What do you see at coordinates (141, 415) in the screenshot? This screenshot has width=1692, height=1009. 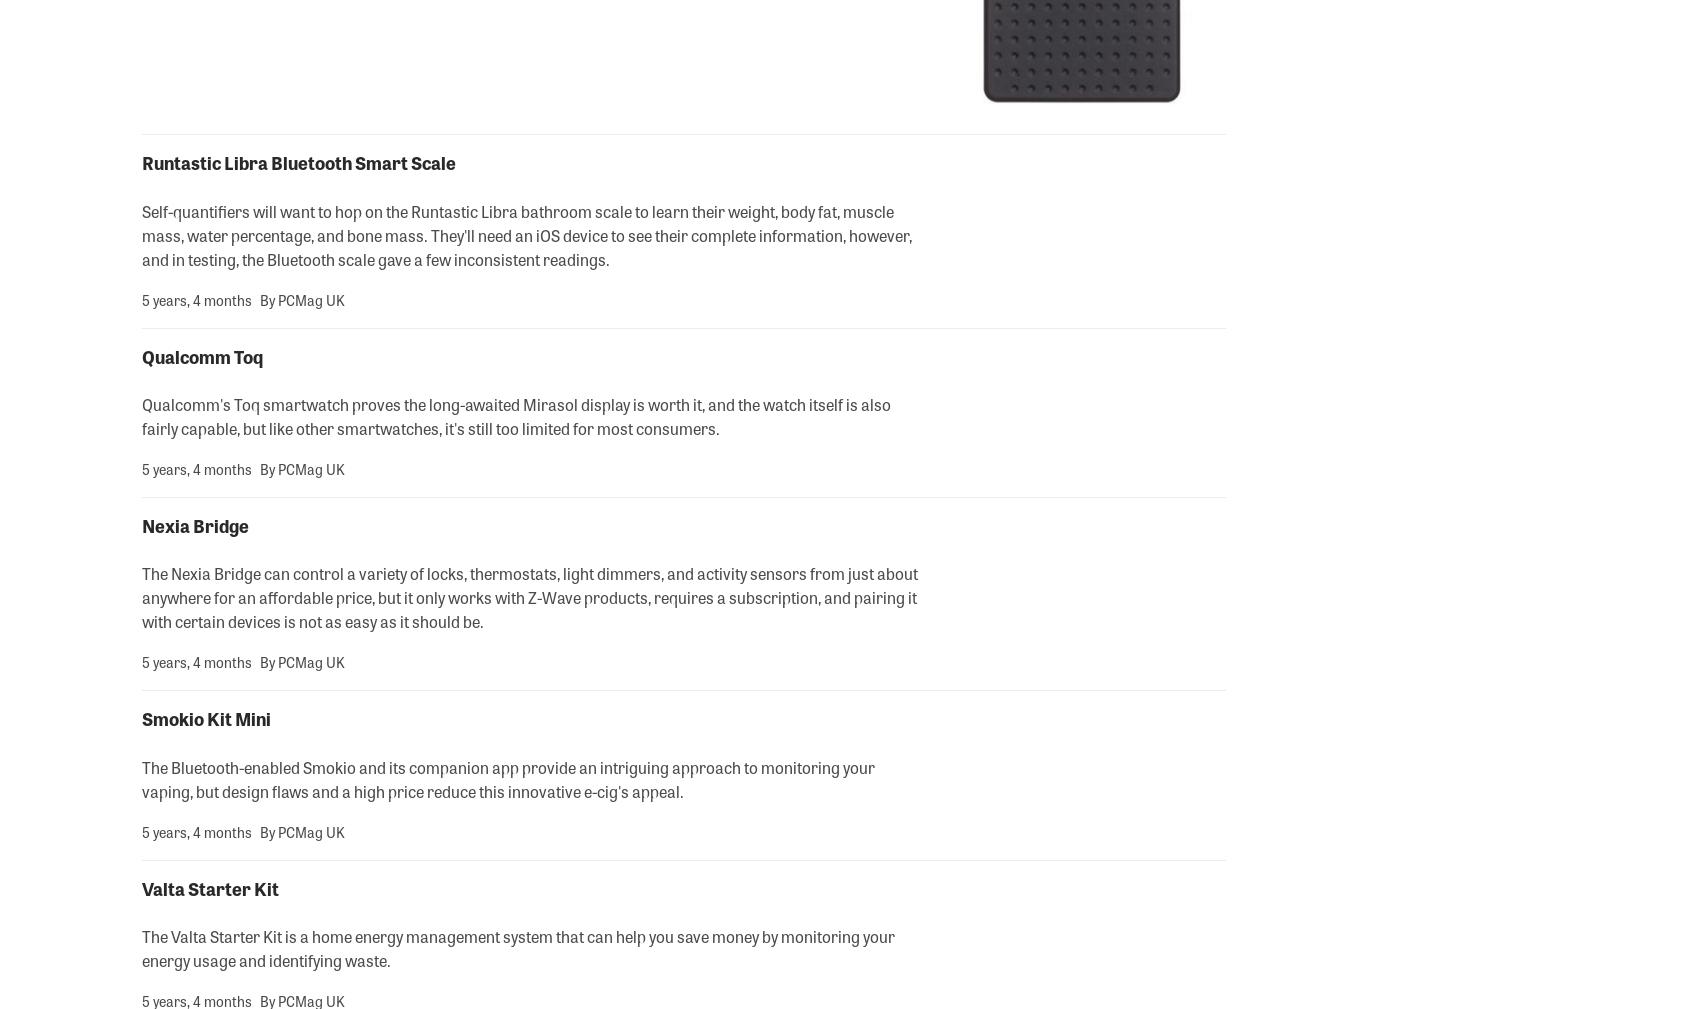 I see `'Qualcomm's Toq smartwatch proves the long-awaited Mirasol display is worth it, and the watch itself is also fairly capable, but like other smartwatches, it's still too limited for most consumers.'` at bounding box center [141, 415].